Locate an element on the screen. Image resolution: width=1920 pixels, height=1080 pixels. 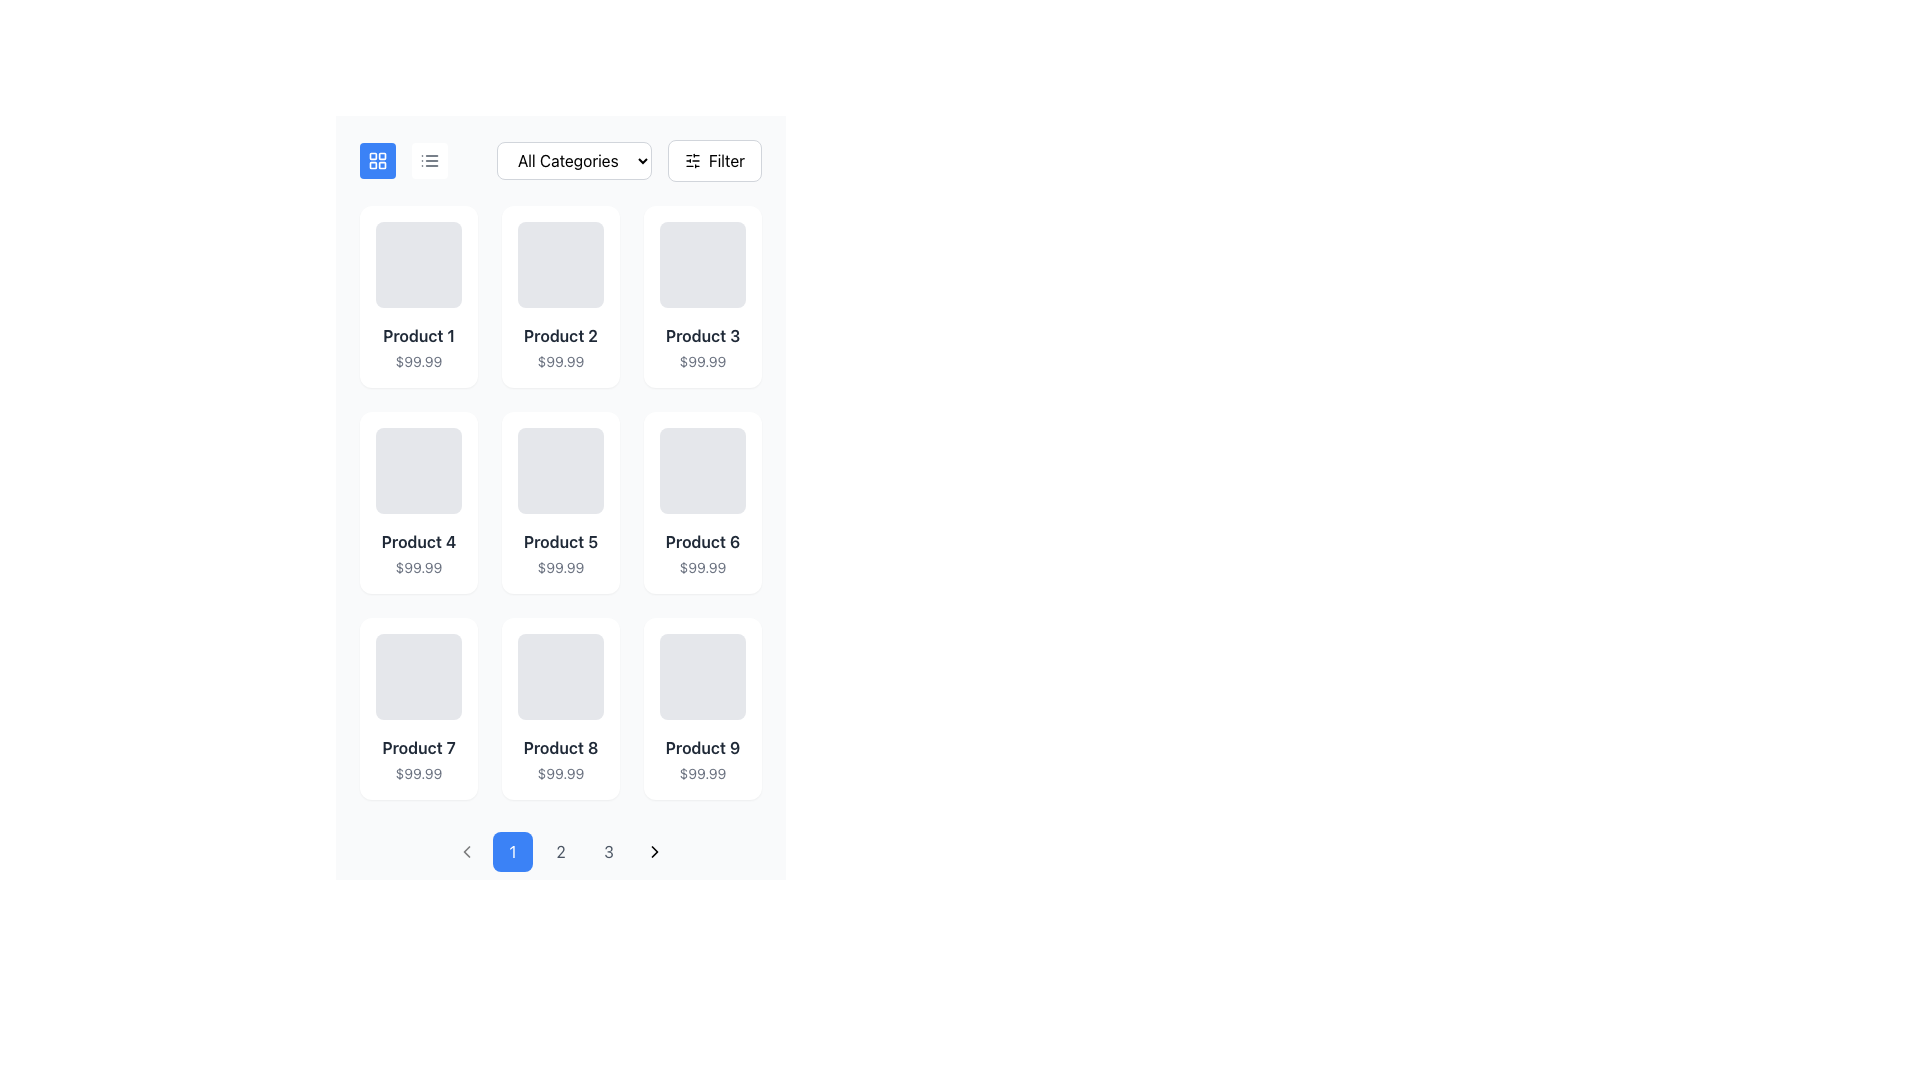
the text label displaying the numerical value '$99.99' located directly below 'Product 8' in the second column of the grid is located at coordinates (560, 773).